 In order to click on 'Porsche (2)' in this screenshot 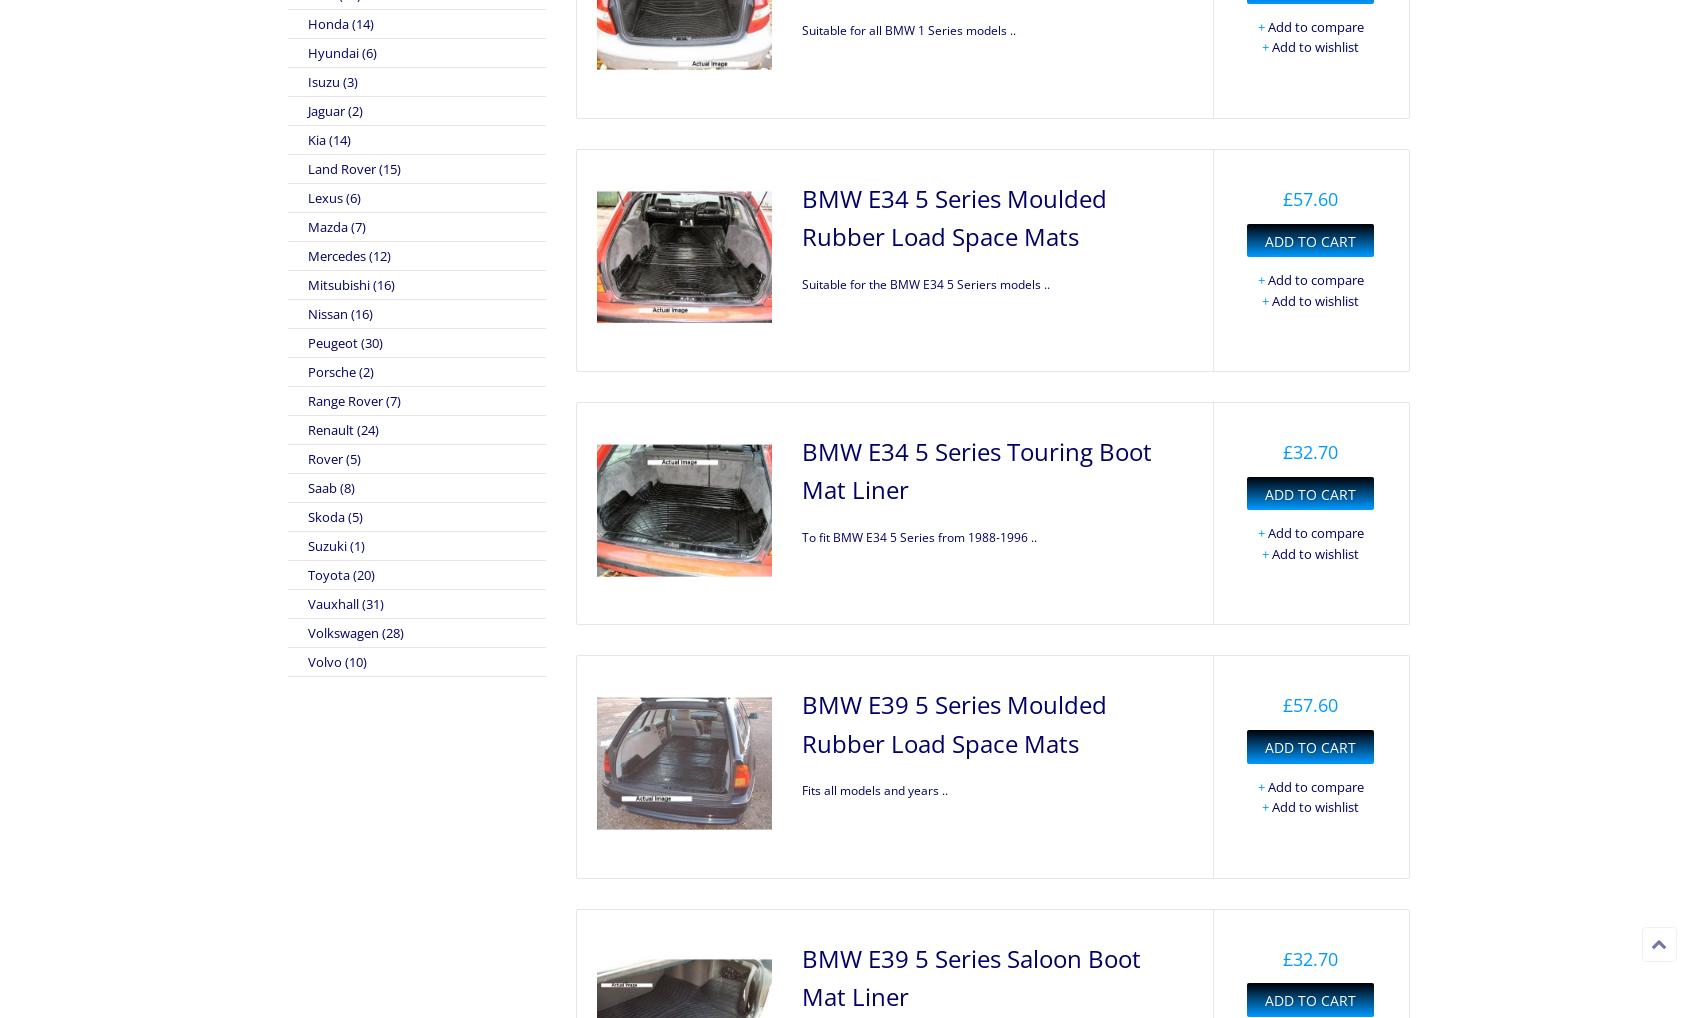, I will do `click(305, 371)`.